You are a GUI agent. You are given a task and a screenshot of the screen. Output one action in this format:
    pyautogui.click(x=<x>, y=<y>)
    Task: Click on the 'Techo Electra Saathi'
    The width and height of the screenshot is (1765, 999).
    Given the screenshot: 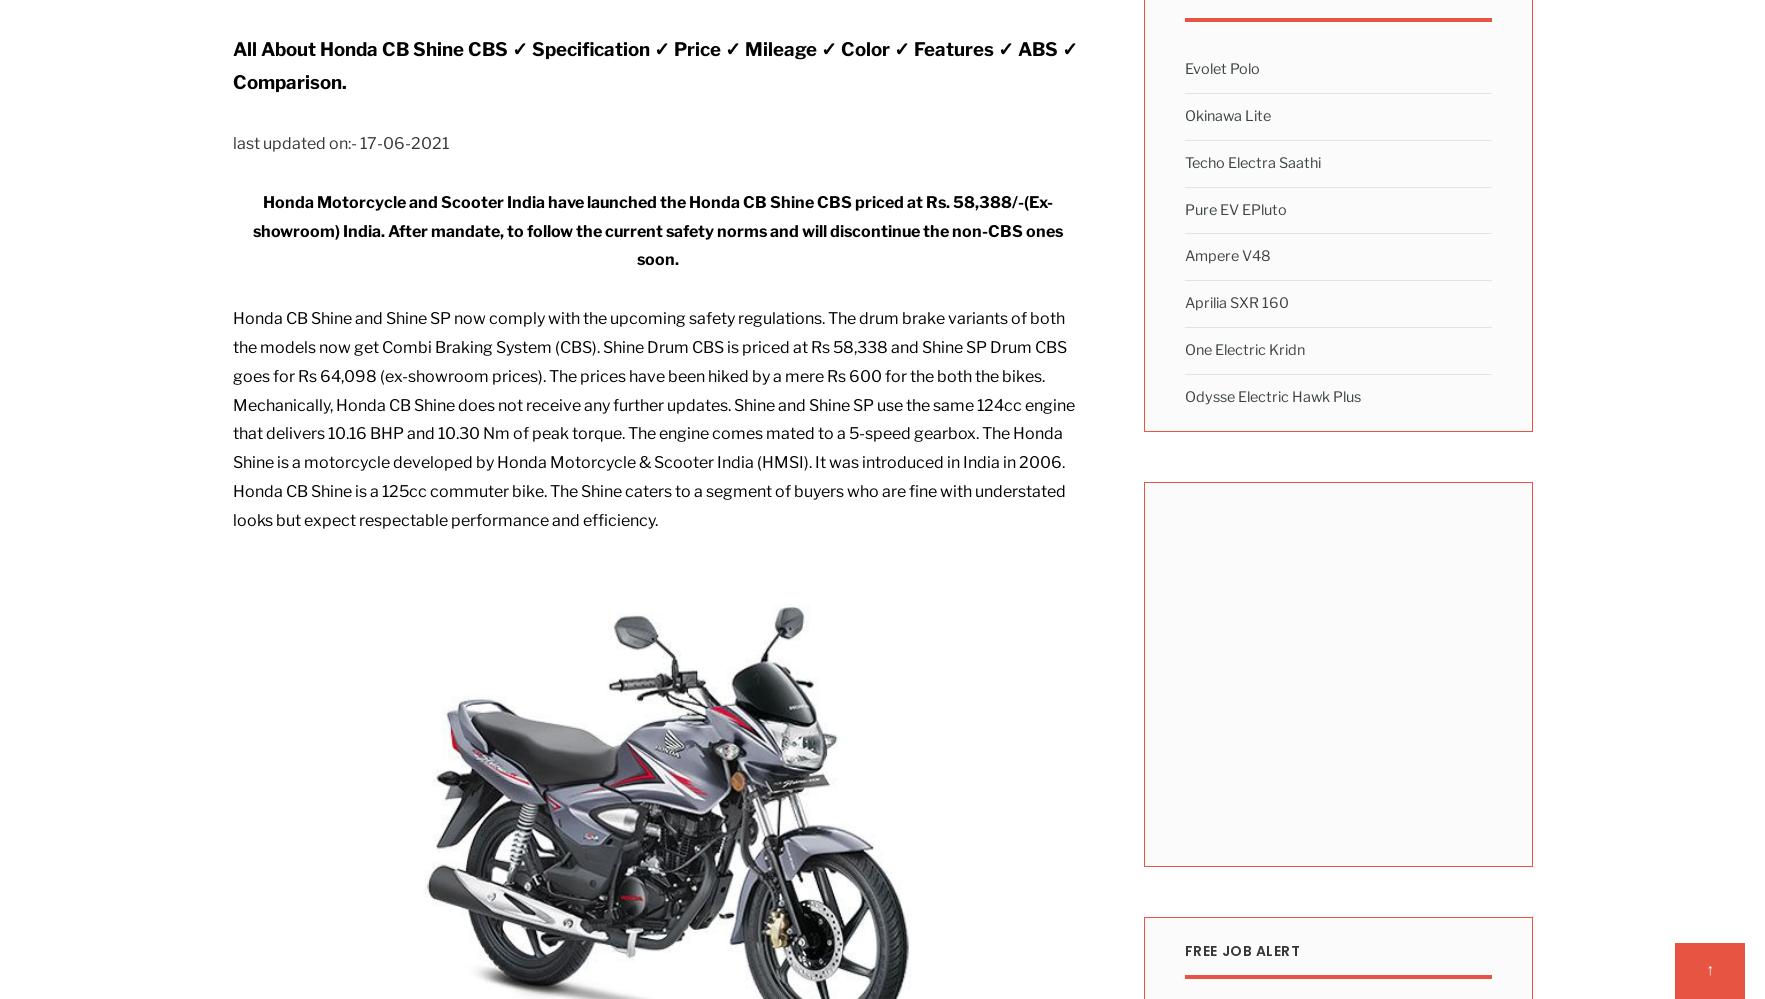 What is the action you would take?
    pyautogui.click(x=1251, y=162)
    